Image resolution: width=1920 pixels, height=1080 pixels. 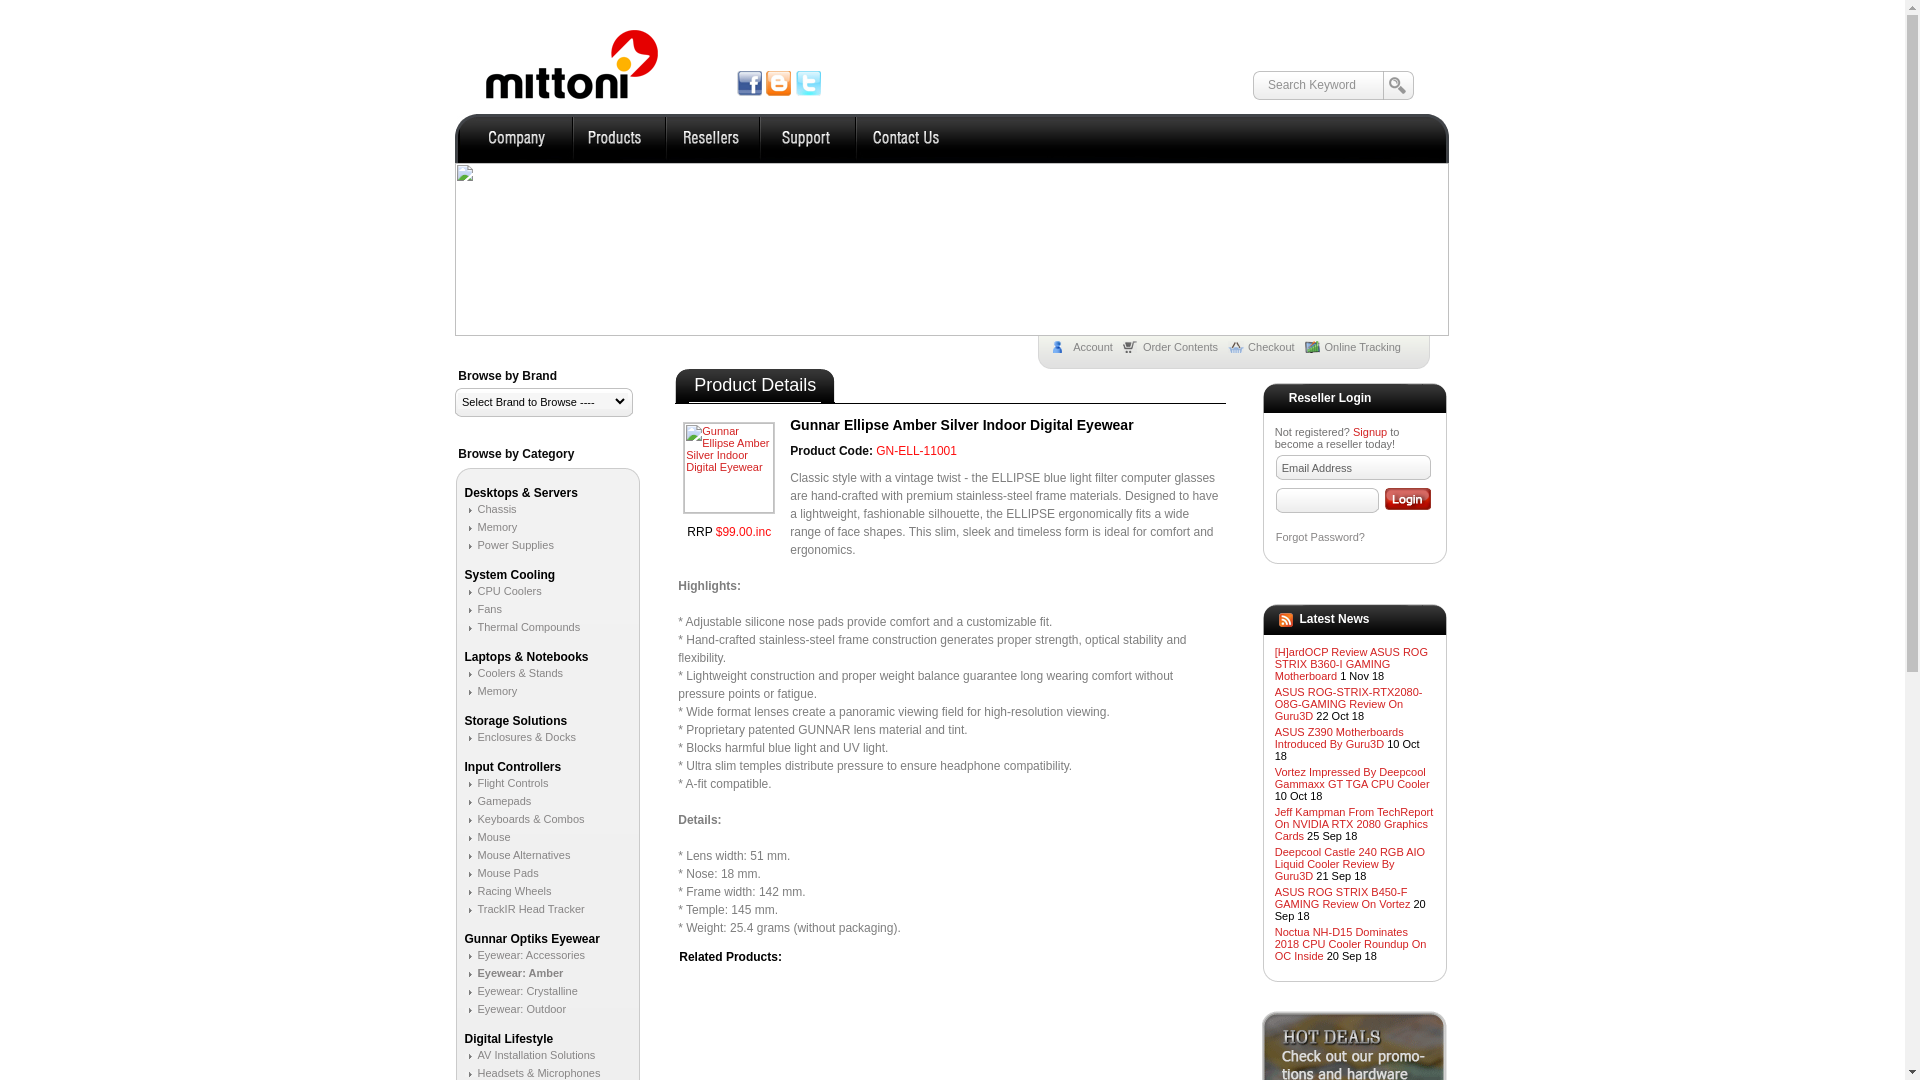 I want to click on 'Keyboards & Combos', so click(x=463, y=818).